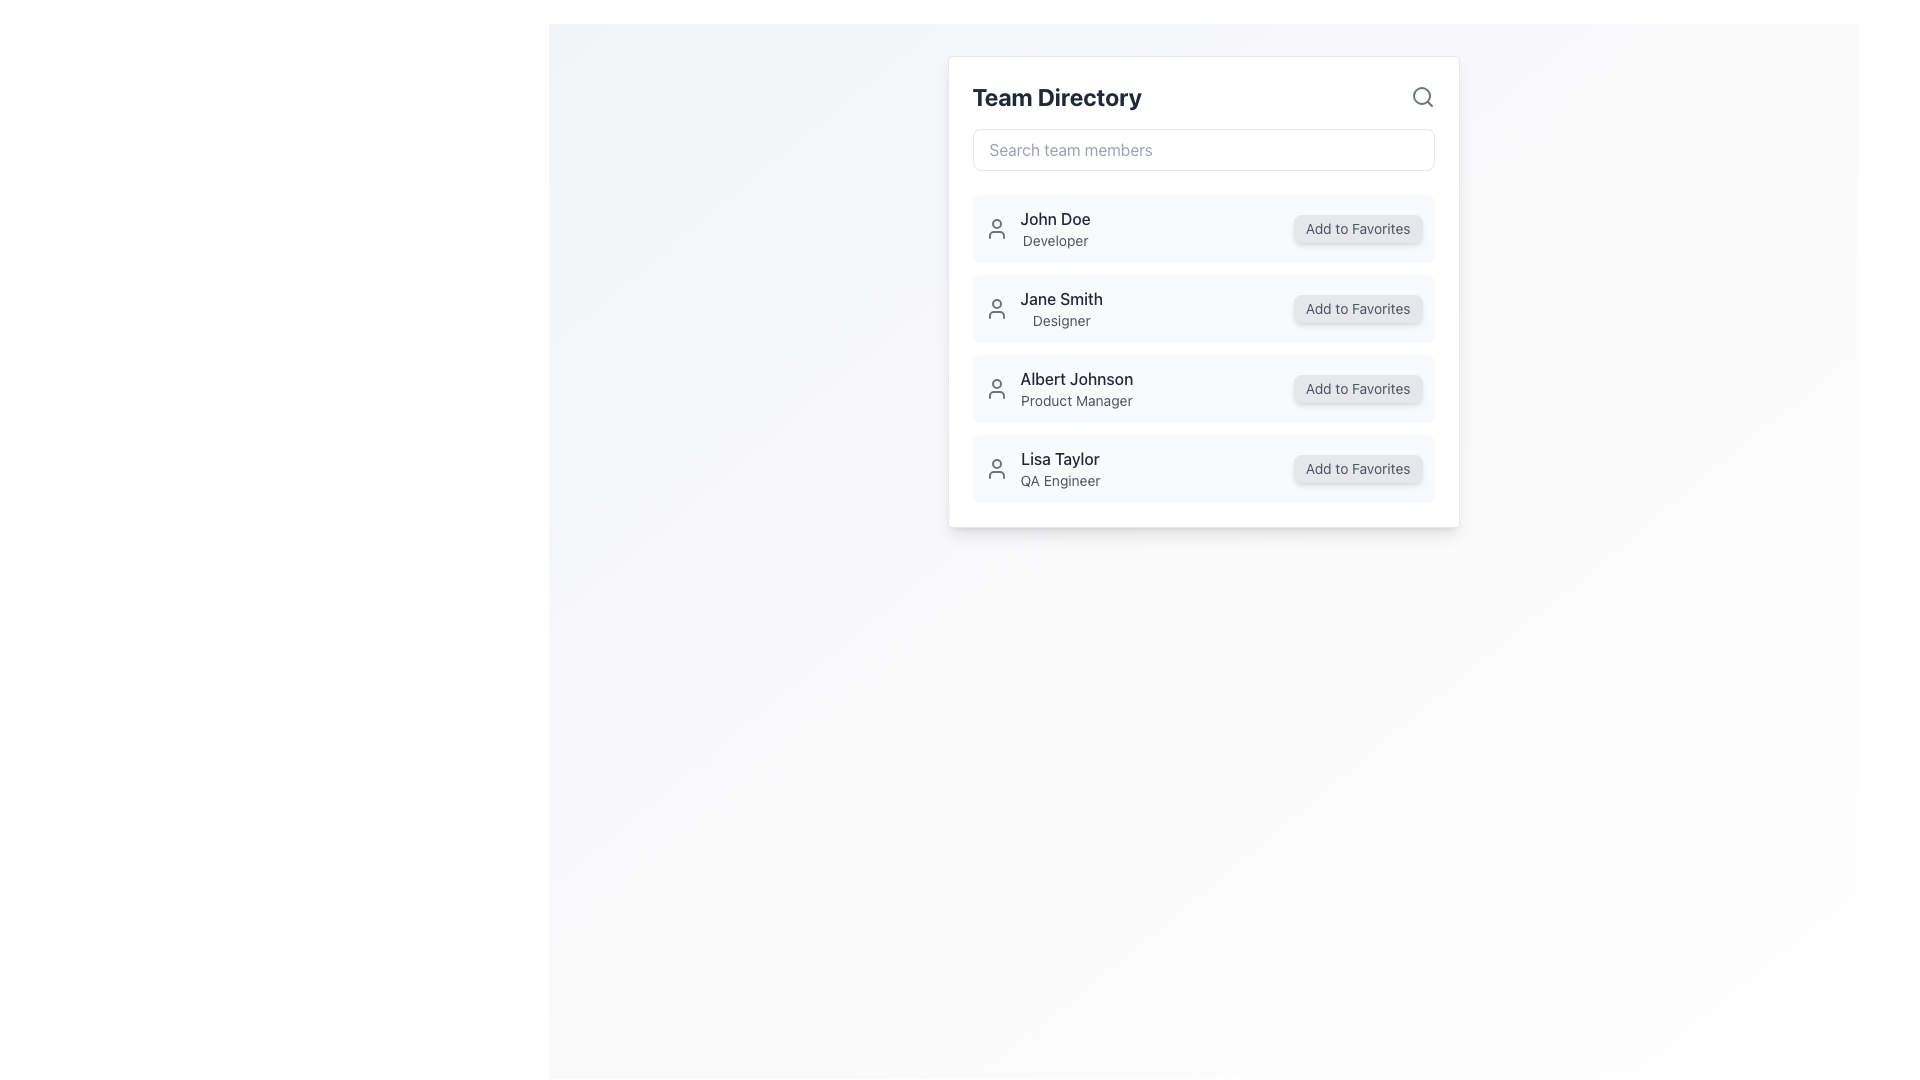 The height and width of the screenshot is (1080, 1920). Describe the element at coordinates (1060, 319) in the screenshot. I see `the static text label displaying 'Designer' located beneath 'Jane Smith' in the team directory list` at that location.